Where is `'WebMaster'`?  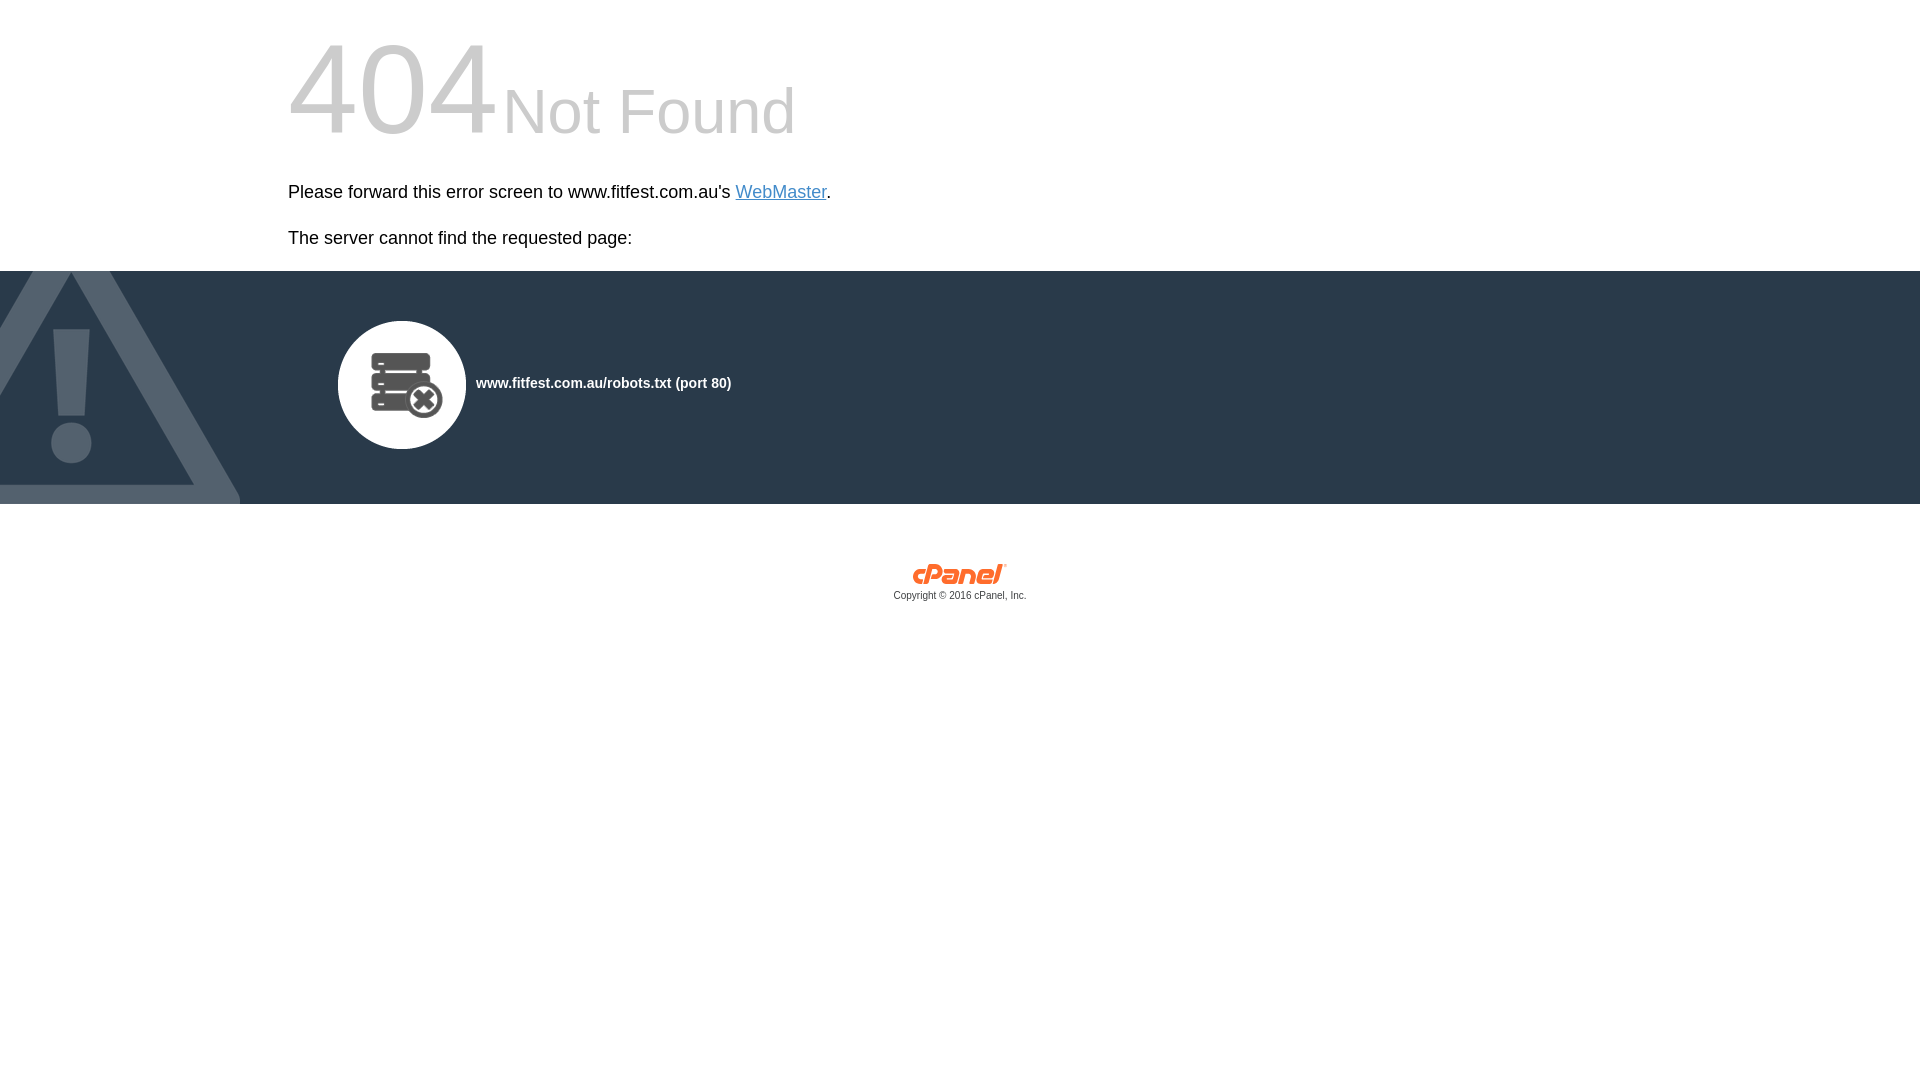 'WebMaster' is located at coordinates (780, 192).